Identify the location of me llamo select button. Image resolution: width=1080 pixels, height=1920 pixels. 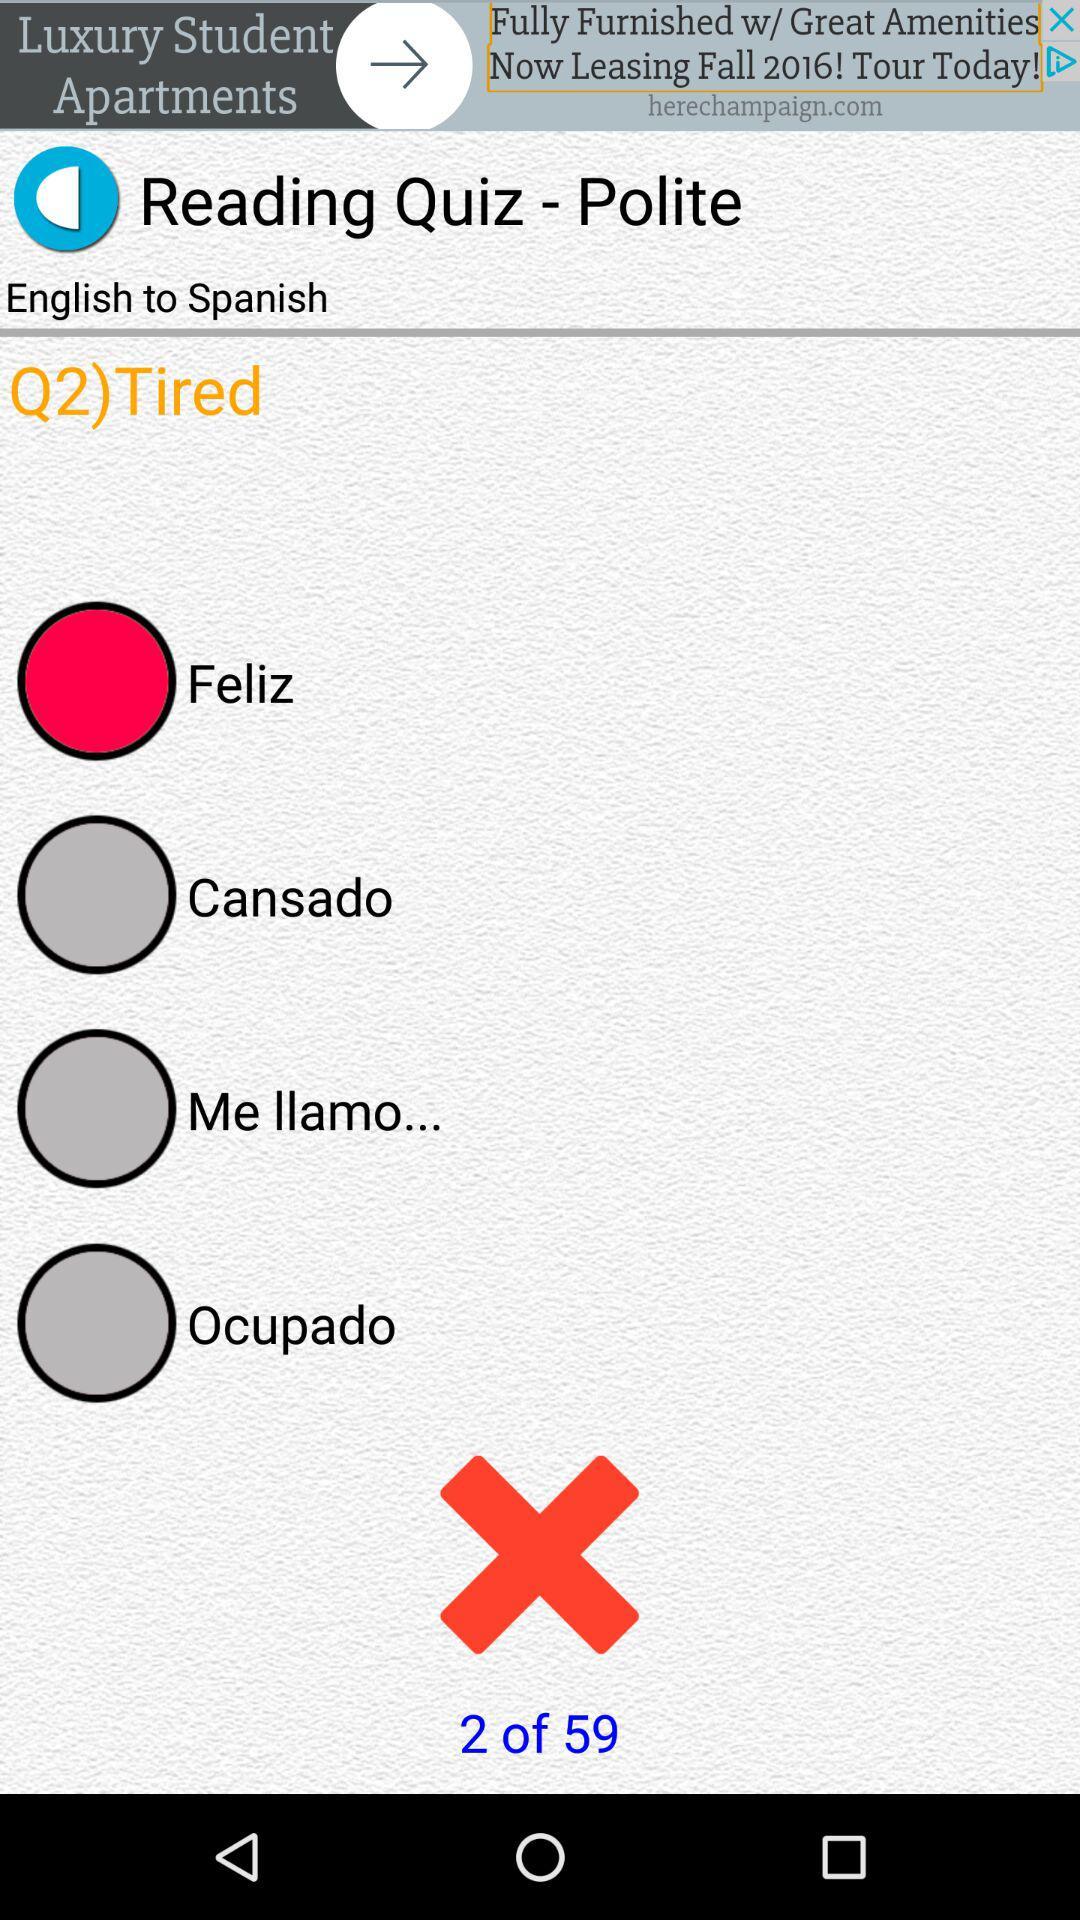
(97, 1108).